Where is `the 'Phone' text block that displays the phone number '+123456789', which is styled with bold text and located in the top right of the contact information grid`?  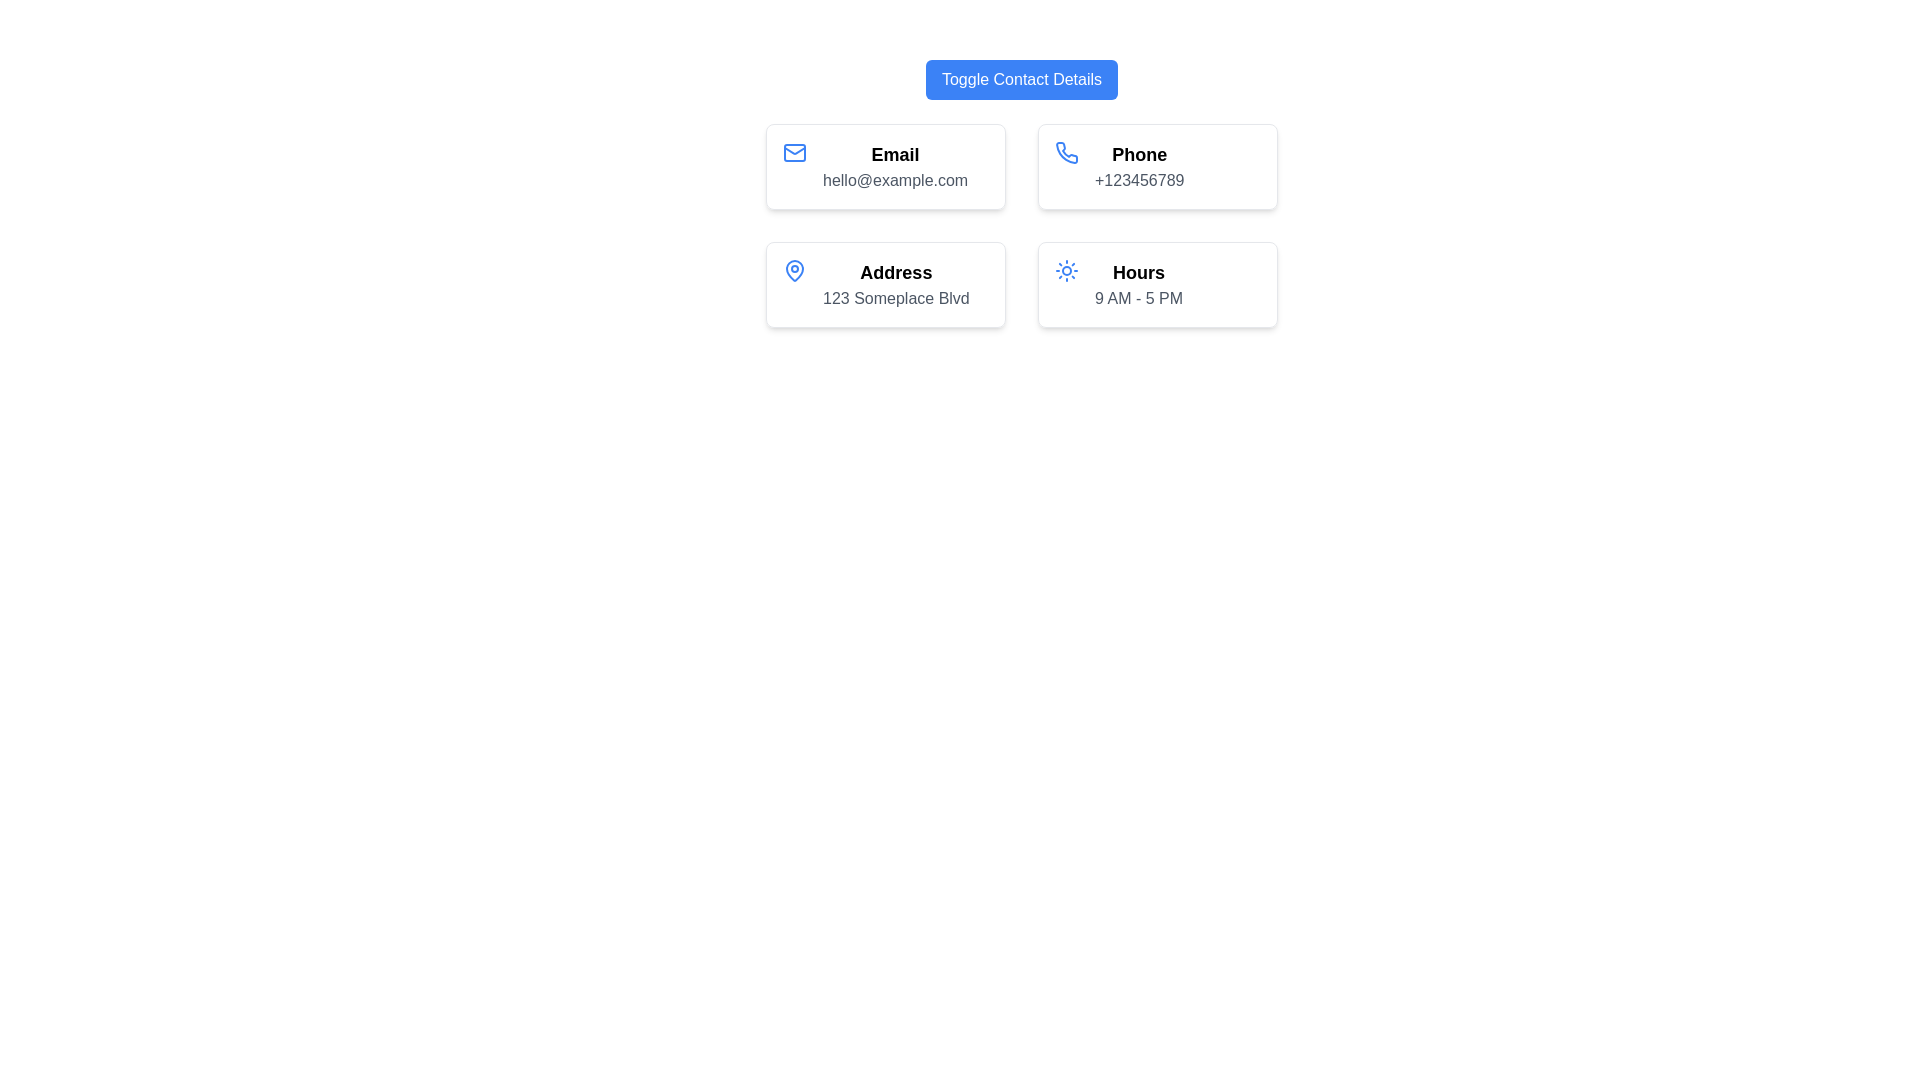
the 'Phone' text block that displays the phone number '+123456789', which is styled with bold text and located in the top right of the contact information grid is located at coordinates (1139, 165).